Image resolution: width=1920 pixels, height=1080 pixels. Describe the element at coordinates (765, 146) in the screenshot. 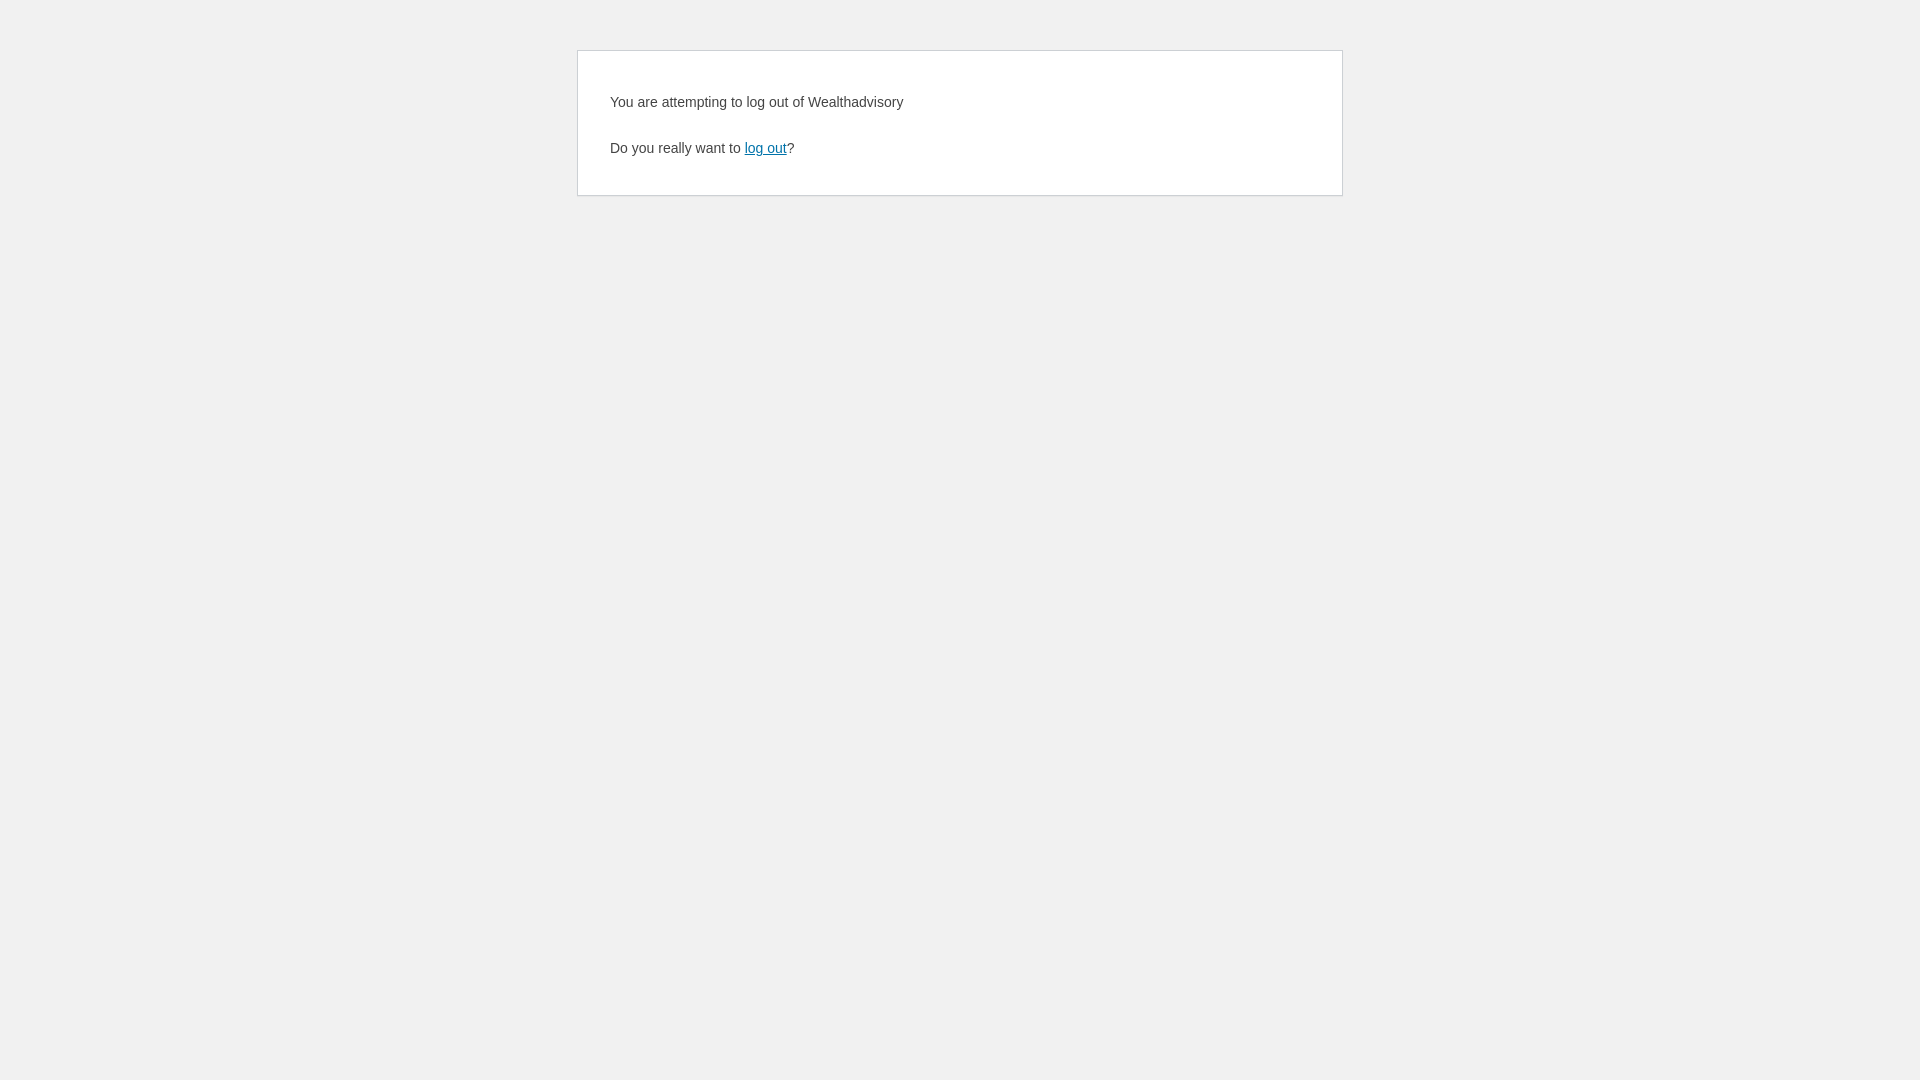

I see `'log out'` at that location.